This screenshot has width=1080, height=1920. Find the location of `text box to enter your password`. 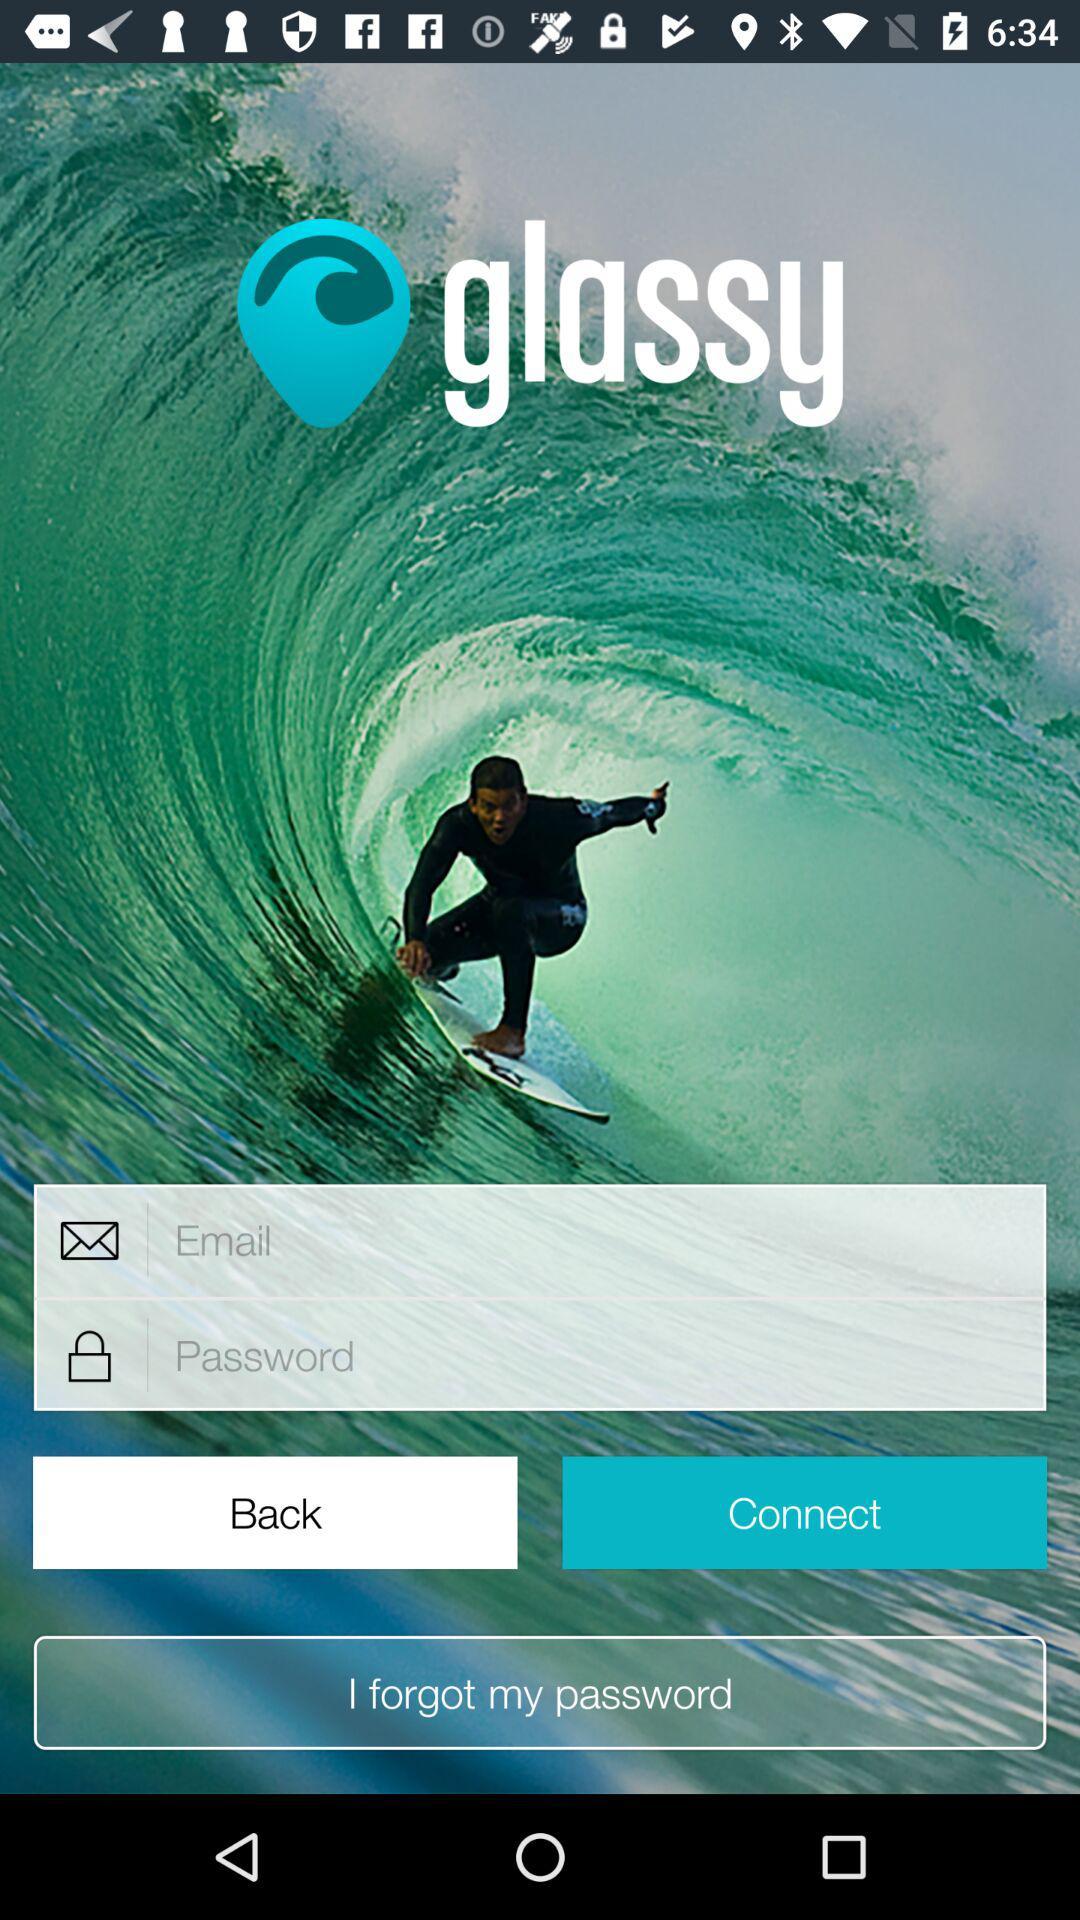

text box to enter your password is located at coordinates (597, 1355).